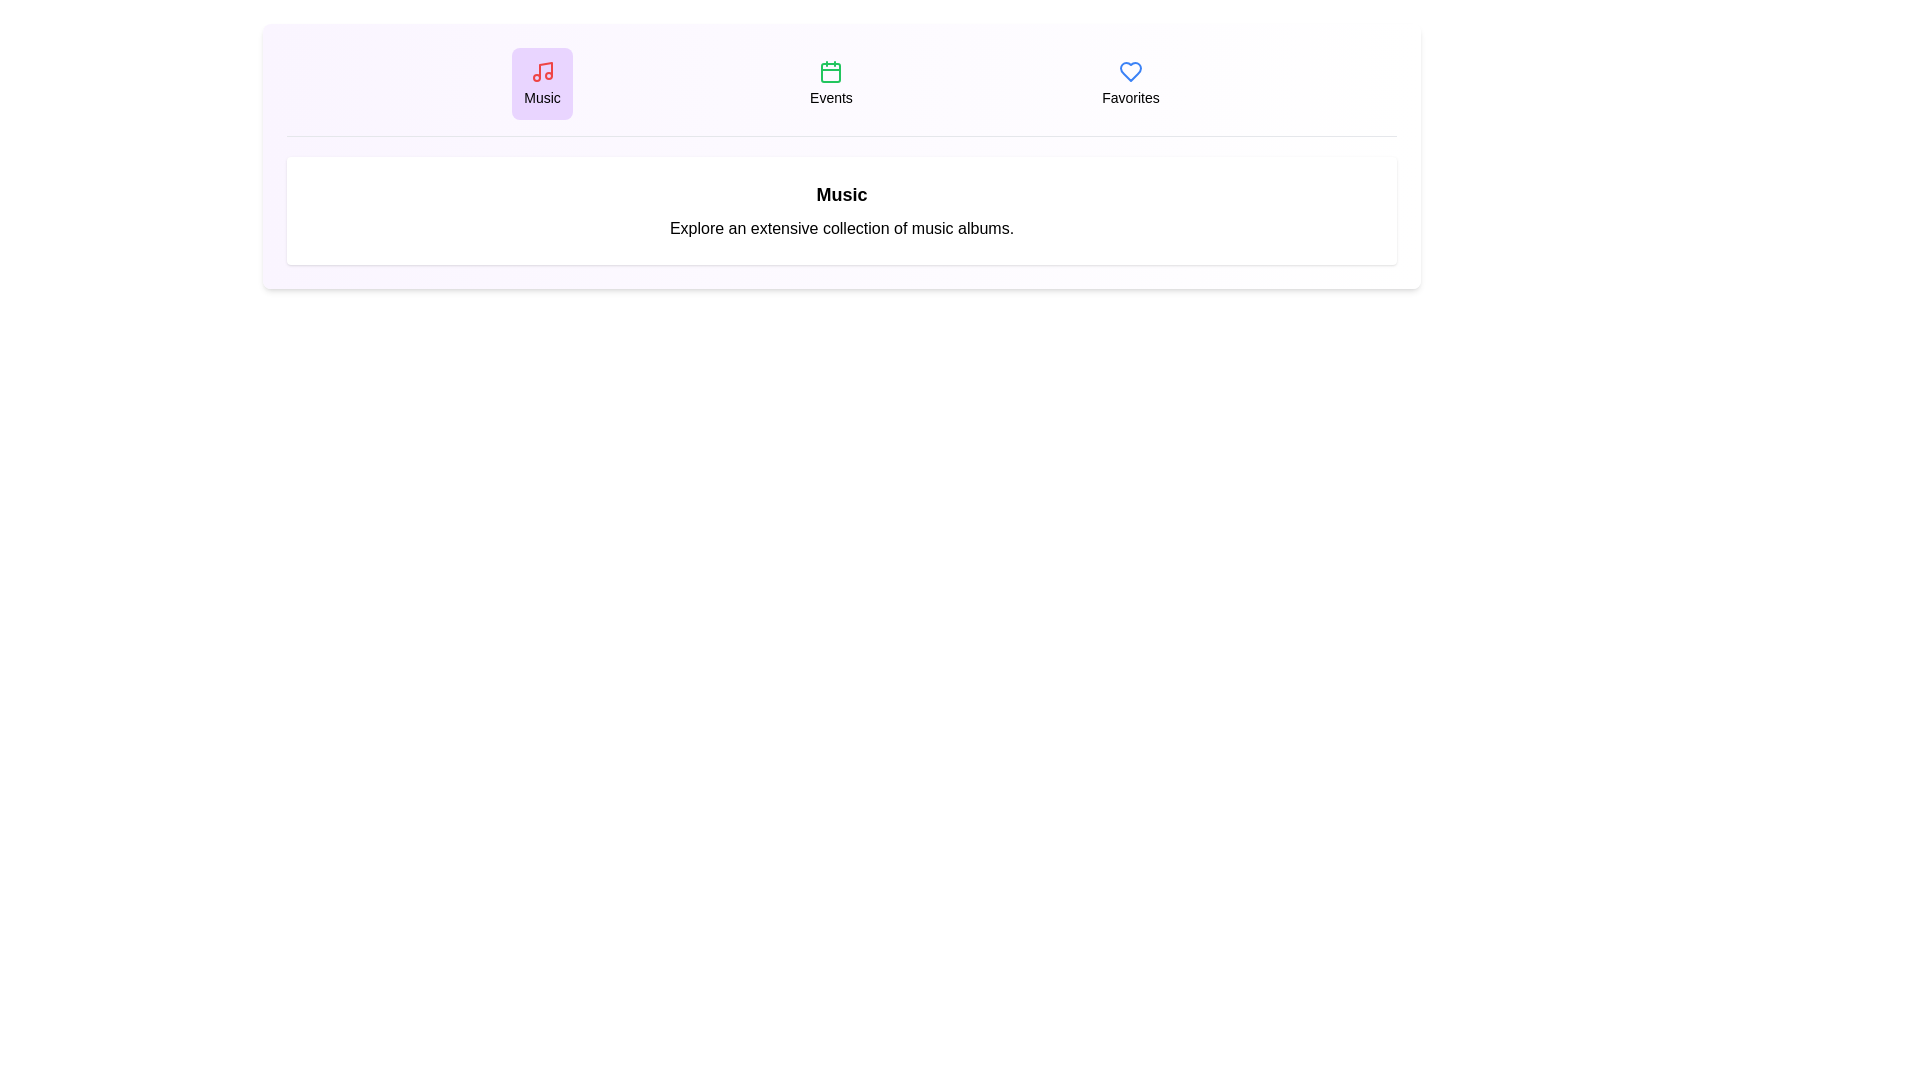 The width and height of the screenshot is (1920, 1080). I want to click on the icon for the Favorites tab, so click(1130, 71).